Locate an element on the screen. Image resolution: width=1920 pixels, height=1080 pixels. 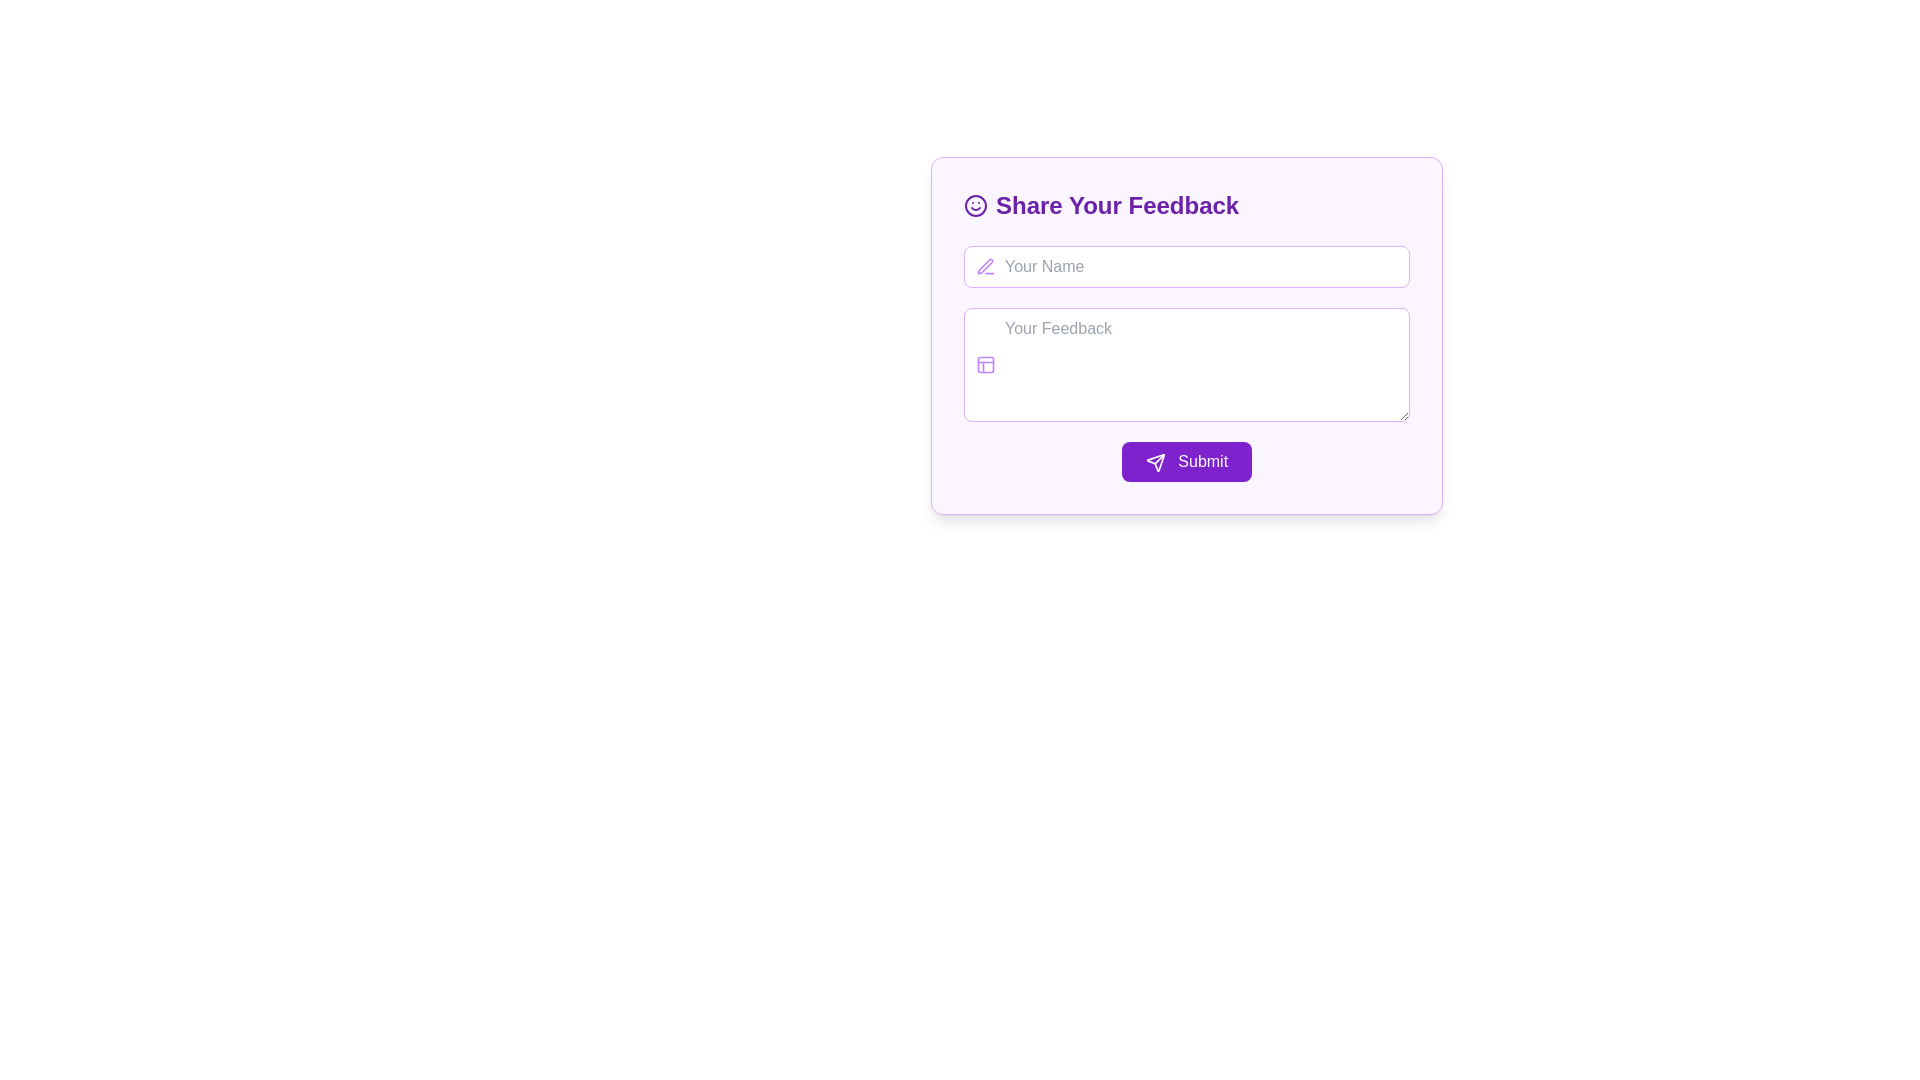
the primary circular element of the smiley face icon used for indicating sentiment is located at coordinates (975, 205).